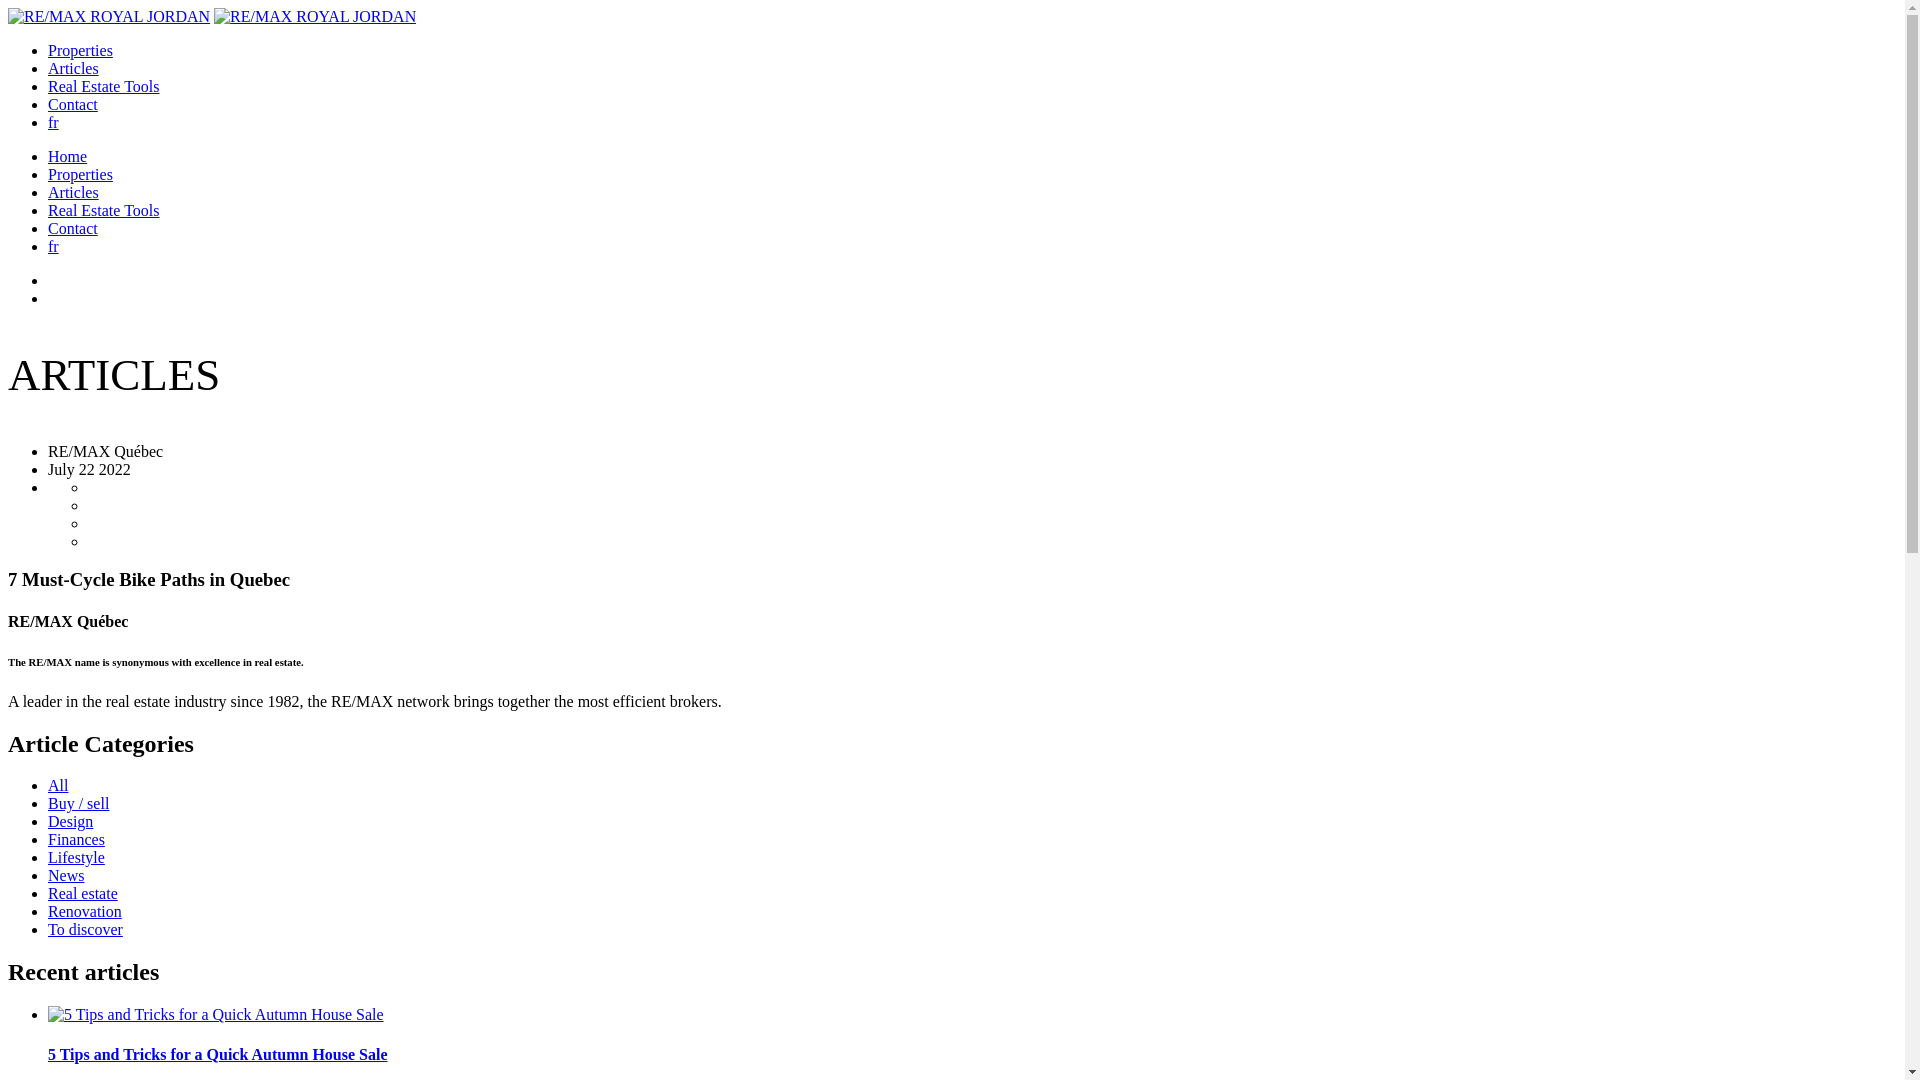  Describe the element at coordinates (76, 839) in the screenshot. I see `'Finances'` at that location.